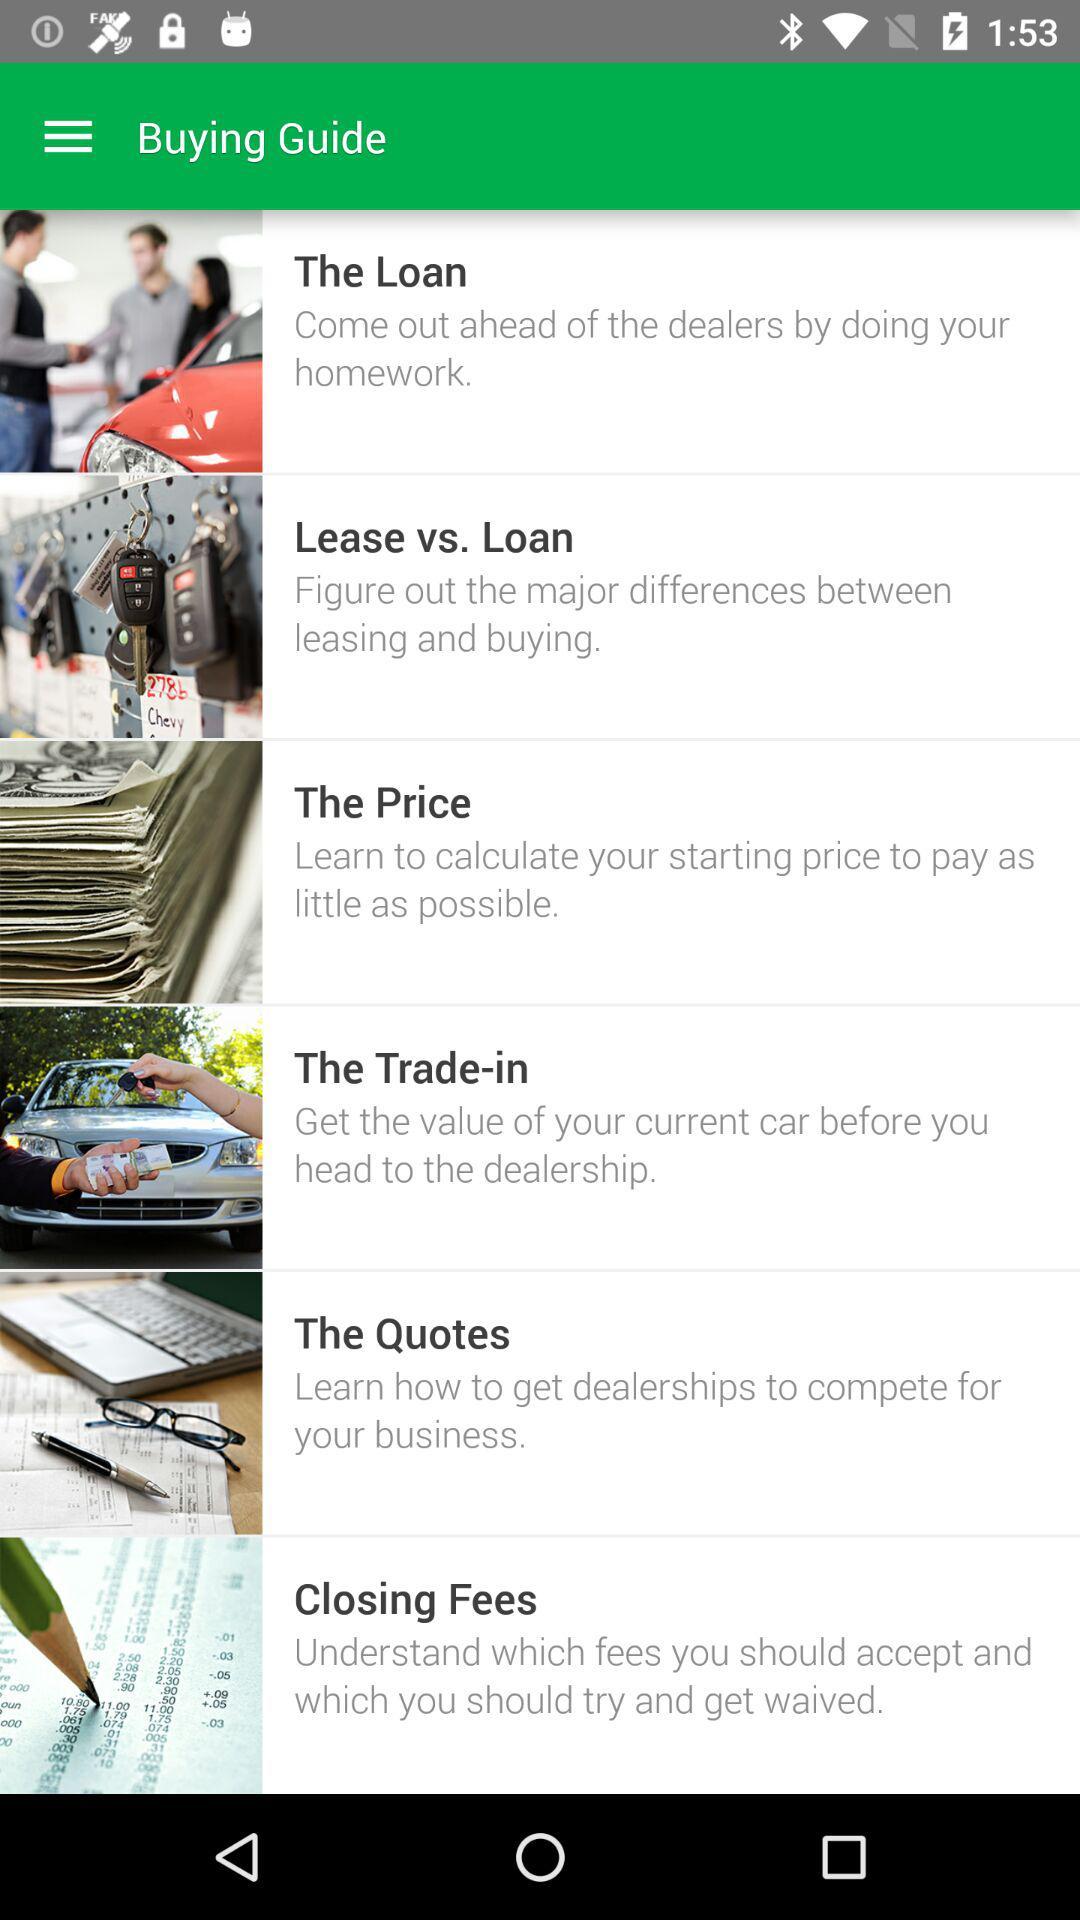  What do you see at coordinates (402, 1331) in the screenshot?
I see `the item below get the value icon` at bounding box center [402, 1331].